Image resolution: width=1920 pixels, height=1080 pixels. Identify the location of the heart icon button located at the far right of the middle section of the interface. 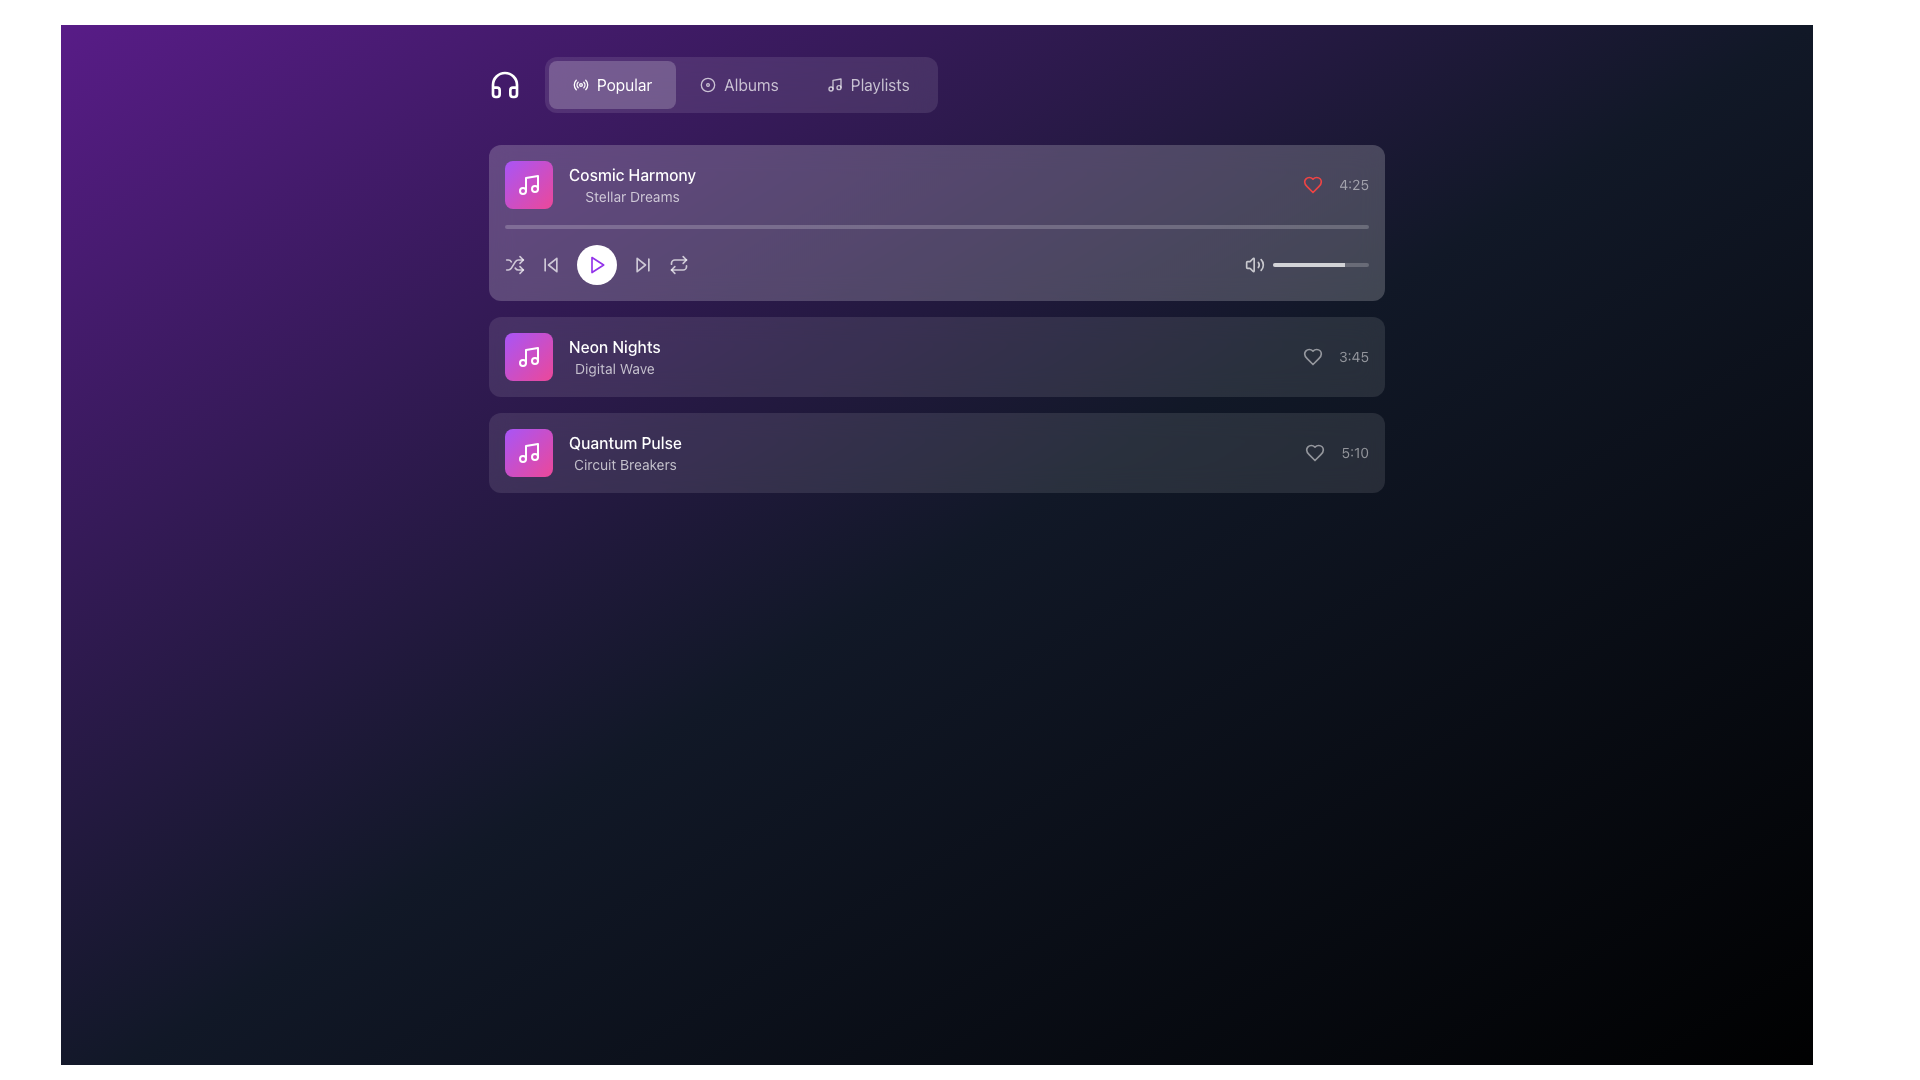
(1315, 452).